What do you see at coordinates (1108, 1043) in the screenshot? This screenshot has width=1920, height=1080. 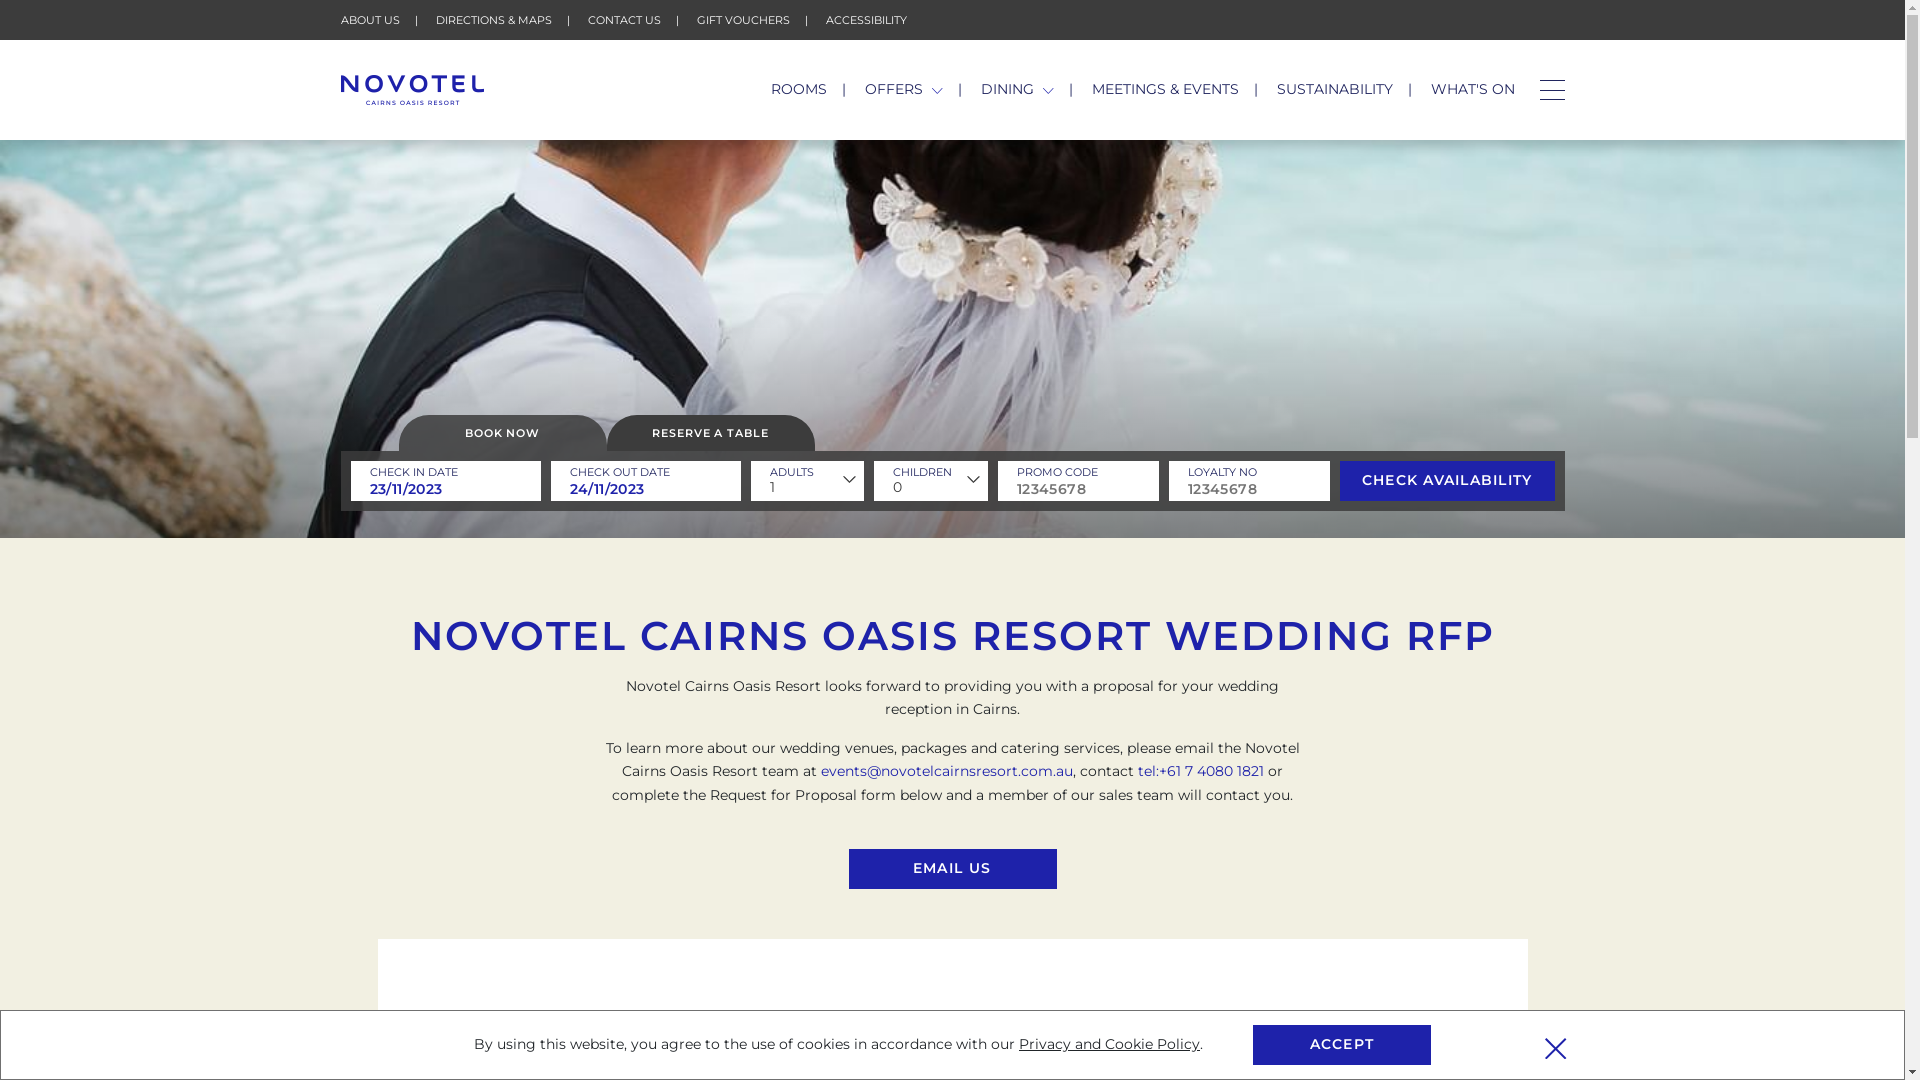 I see `'Privacy and Cookie Policy` at bounding box center [1108, 1043].